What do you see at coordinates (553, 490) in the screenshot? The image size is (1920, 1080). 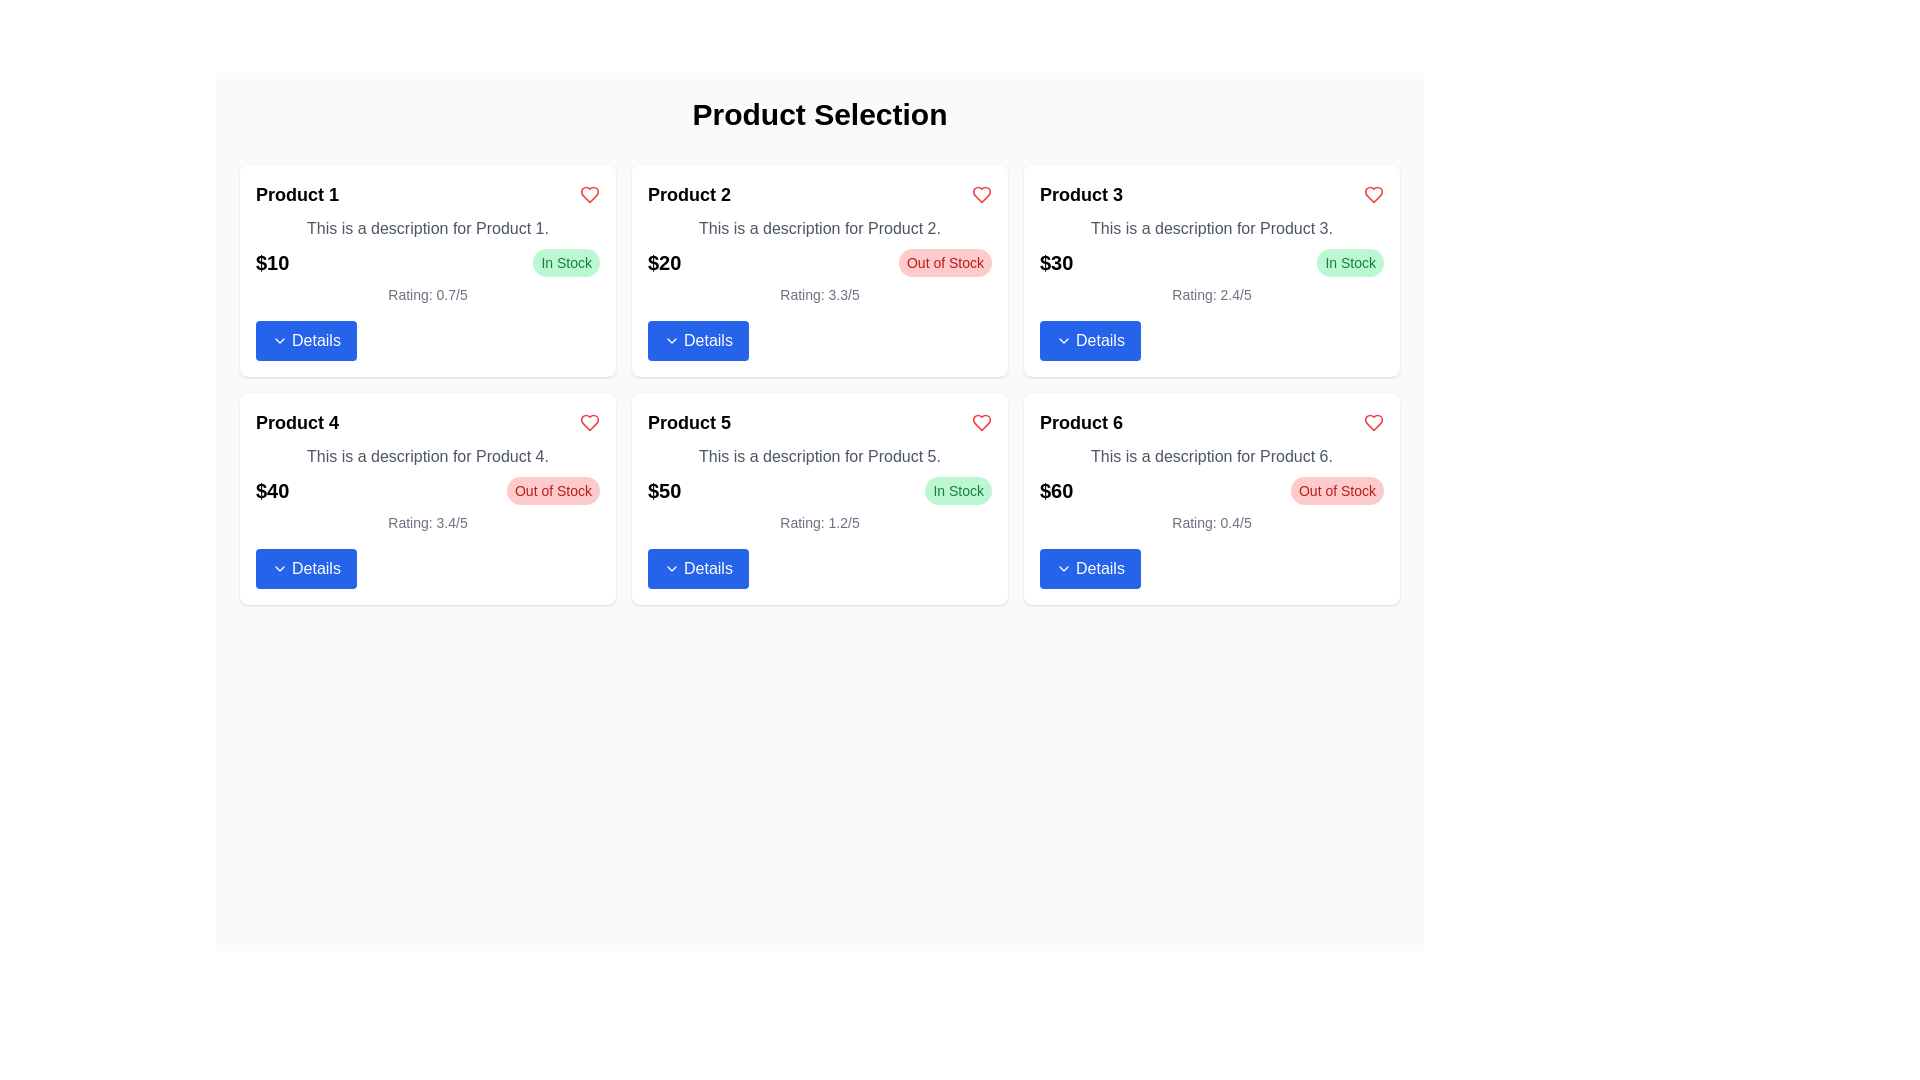 I see `the availability status label of 'Product 4' indicating it is currently unavailable, located to the right of the price label ('$40')` at bounding box center [553, 490].